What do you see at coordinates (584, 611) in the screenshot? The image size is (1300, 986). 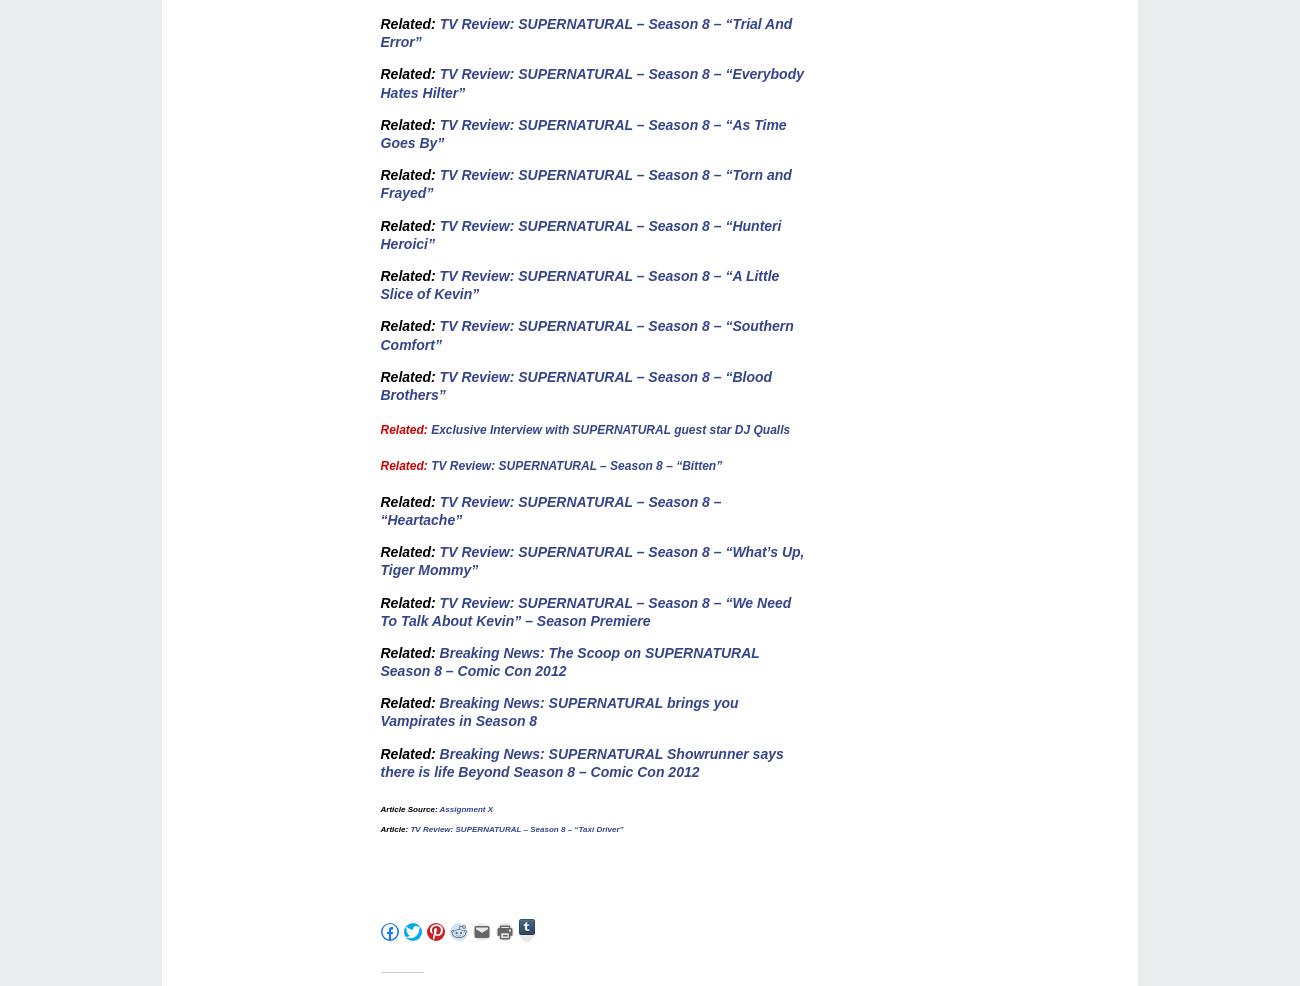 I see `'TV Review: SUPERNATURAL – Season 8 – “We Need To Talk About Kevin” – Season Premiere'` at bounding box center [584, 611].